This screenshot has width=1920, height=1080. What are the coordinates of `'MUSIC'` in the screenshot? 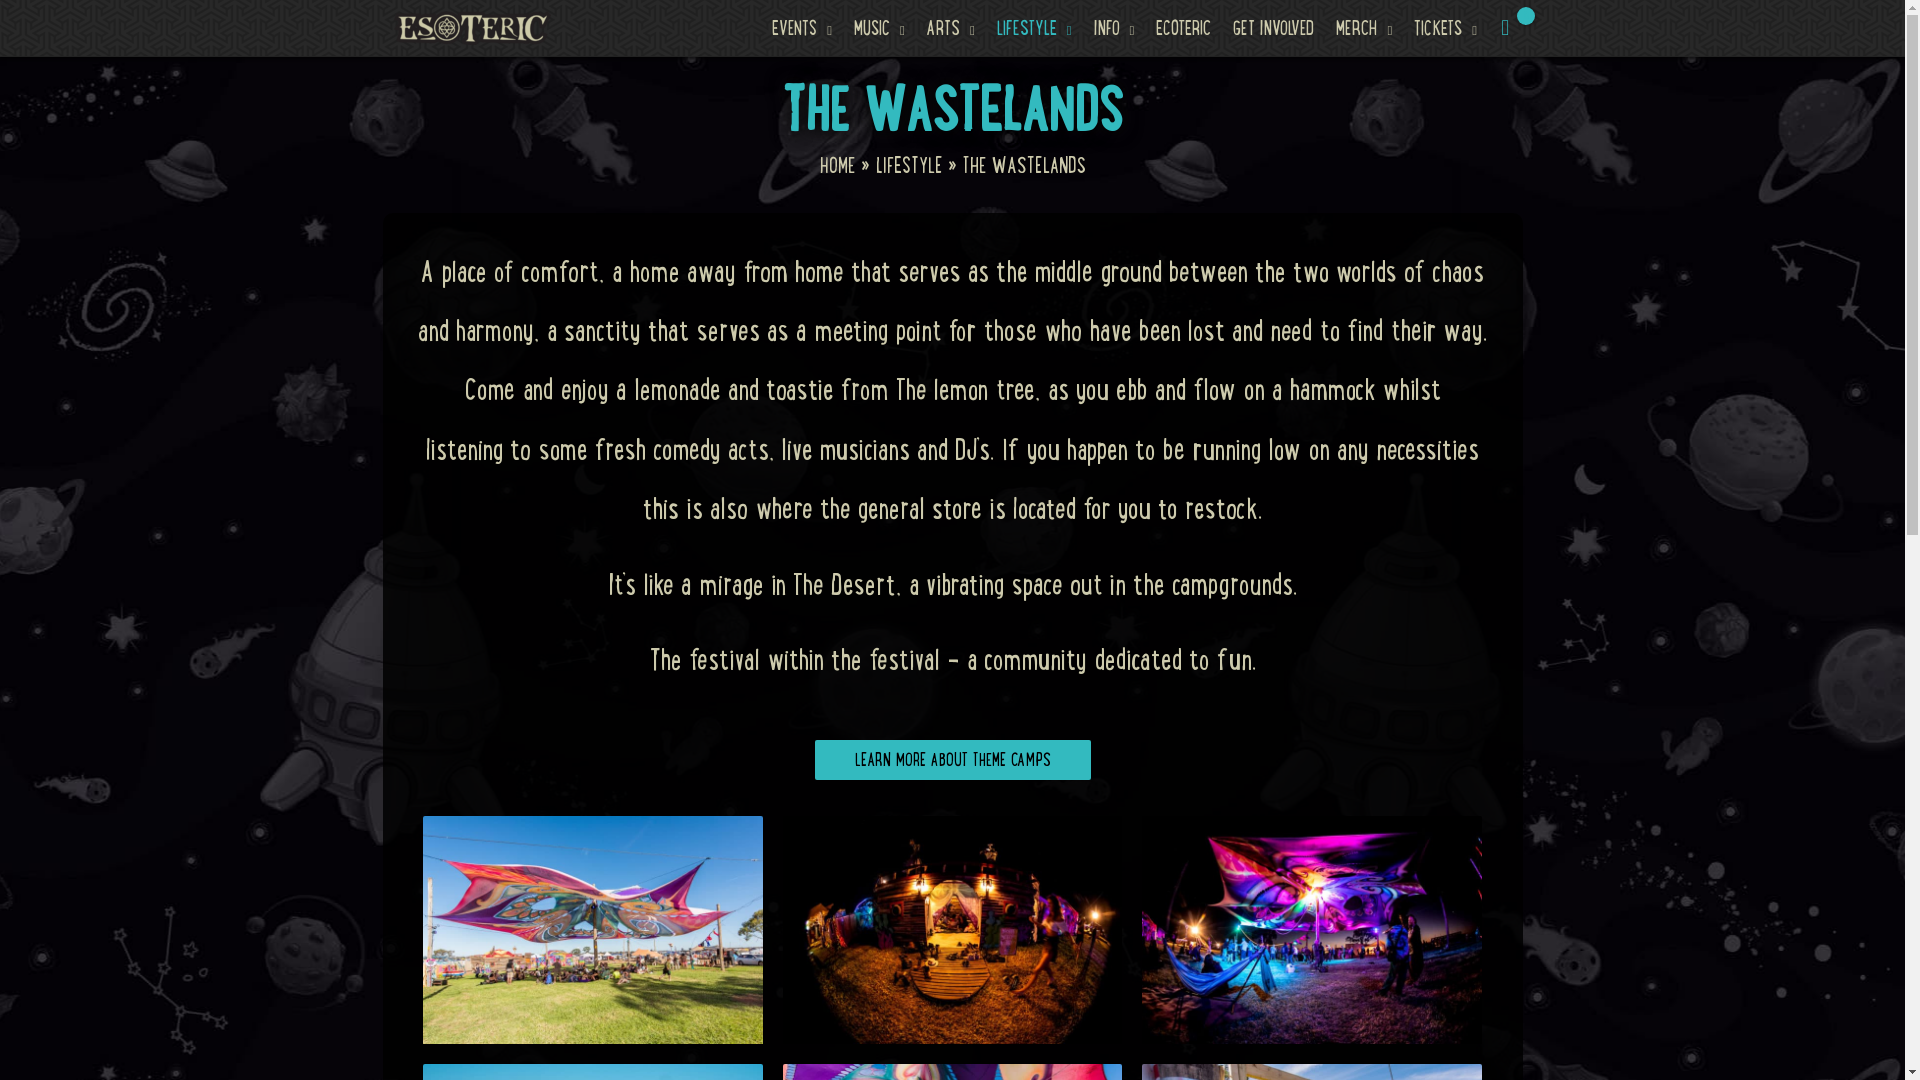 It's located at (879, 27).